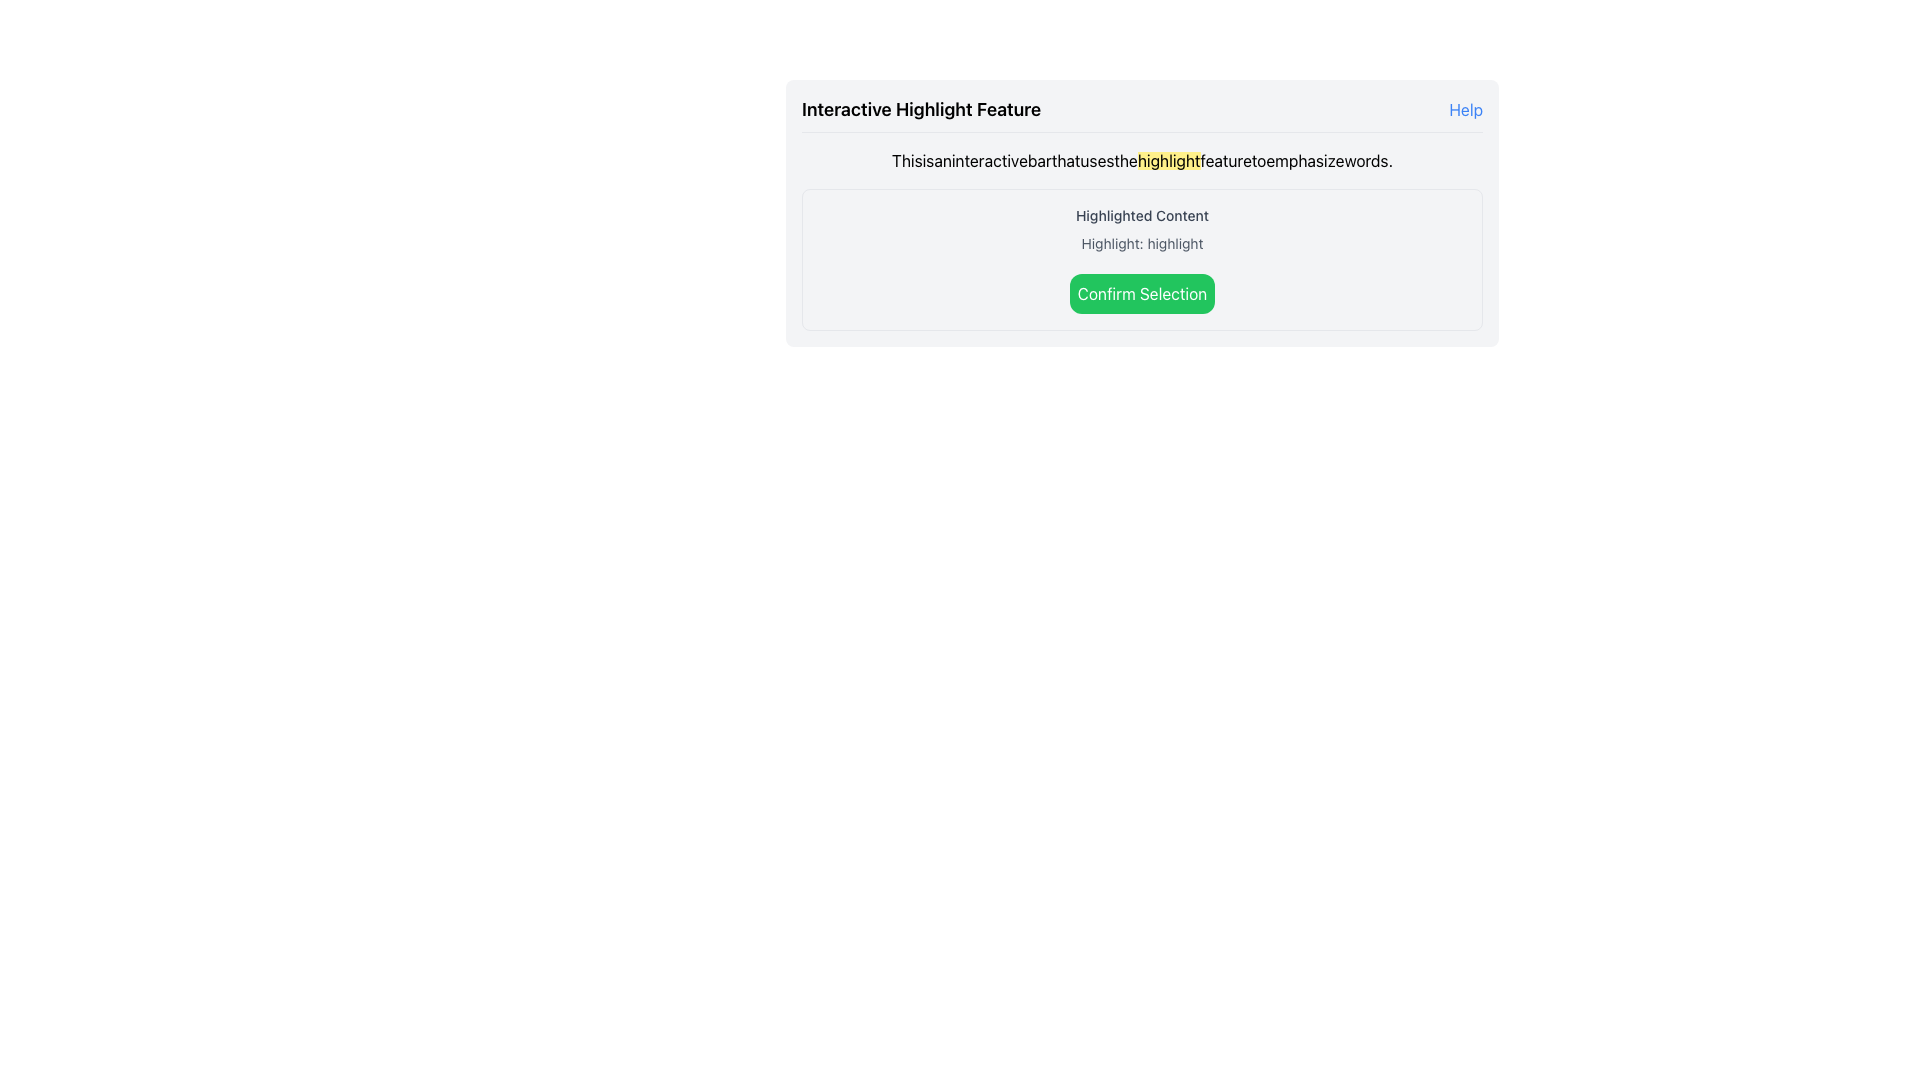 The image size is (1920, 1080). What do you see at coordinates (1126, 160) in the screenshot?
I see `the 8th word in the text sequence of the sentence, which is part of the textual content that follows the word 'uses' and precedes 'highlight'` at bounding box center [1126, 160].